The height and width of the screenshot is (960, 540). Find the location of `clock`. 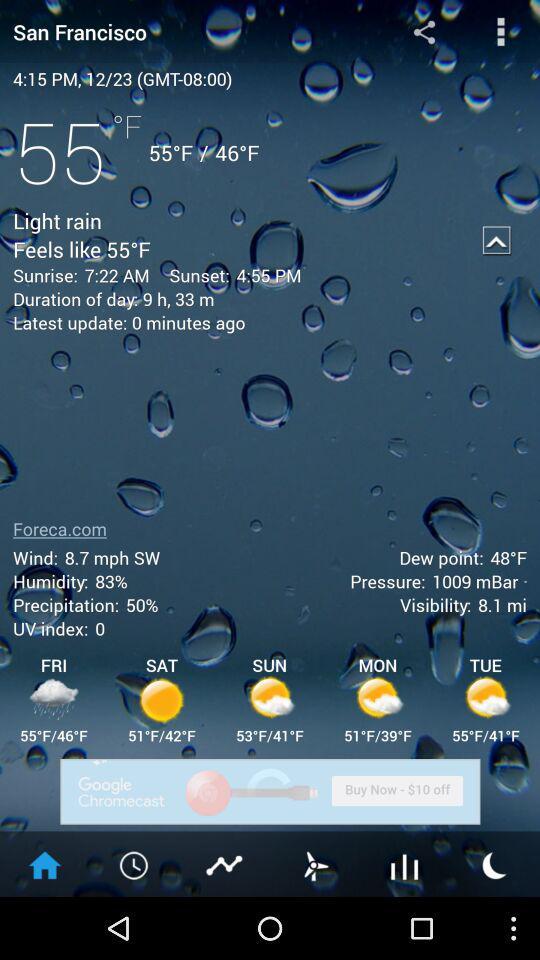

clock is located at coordinates (135, 863).